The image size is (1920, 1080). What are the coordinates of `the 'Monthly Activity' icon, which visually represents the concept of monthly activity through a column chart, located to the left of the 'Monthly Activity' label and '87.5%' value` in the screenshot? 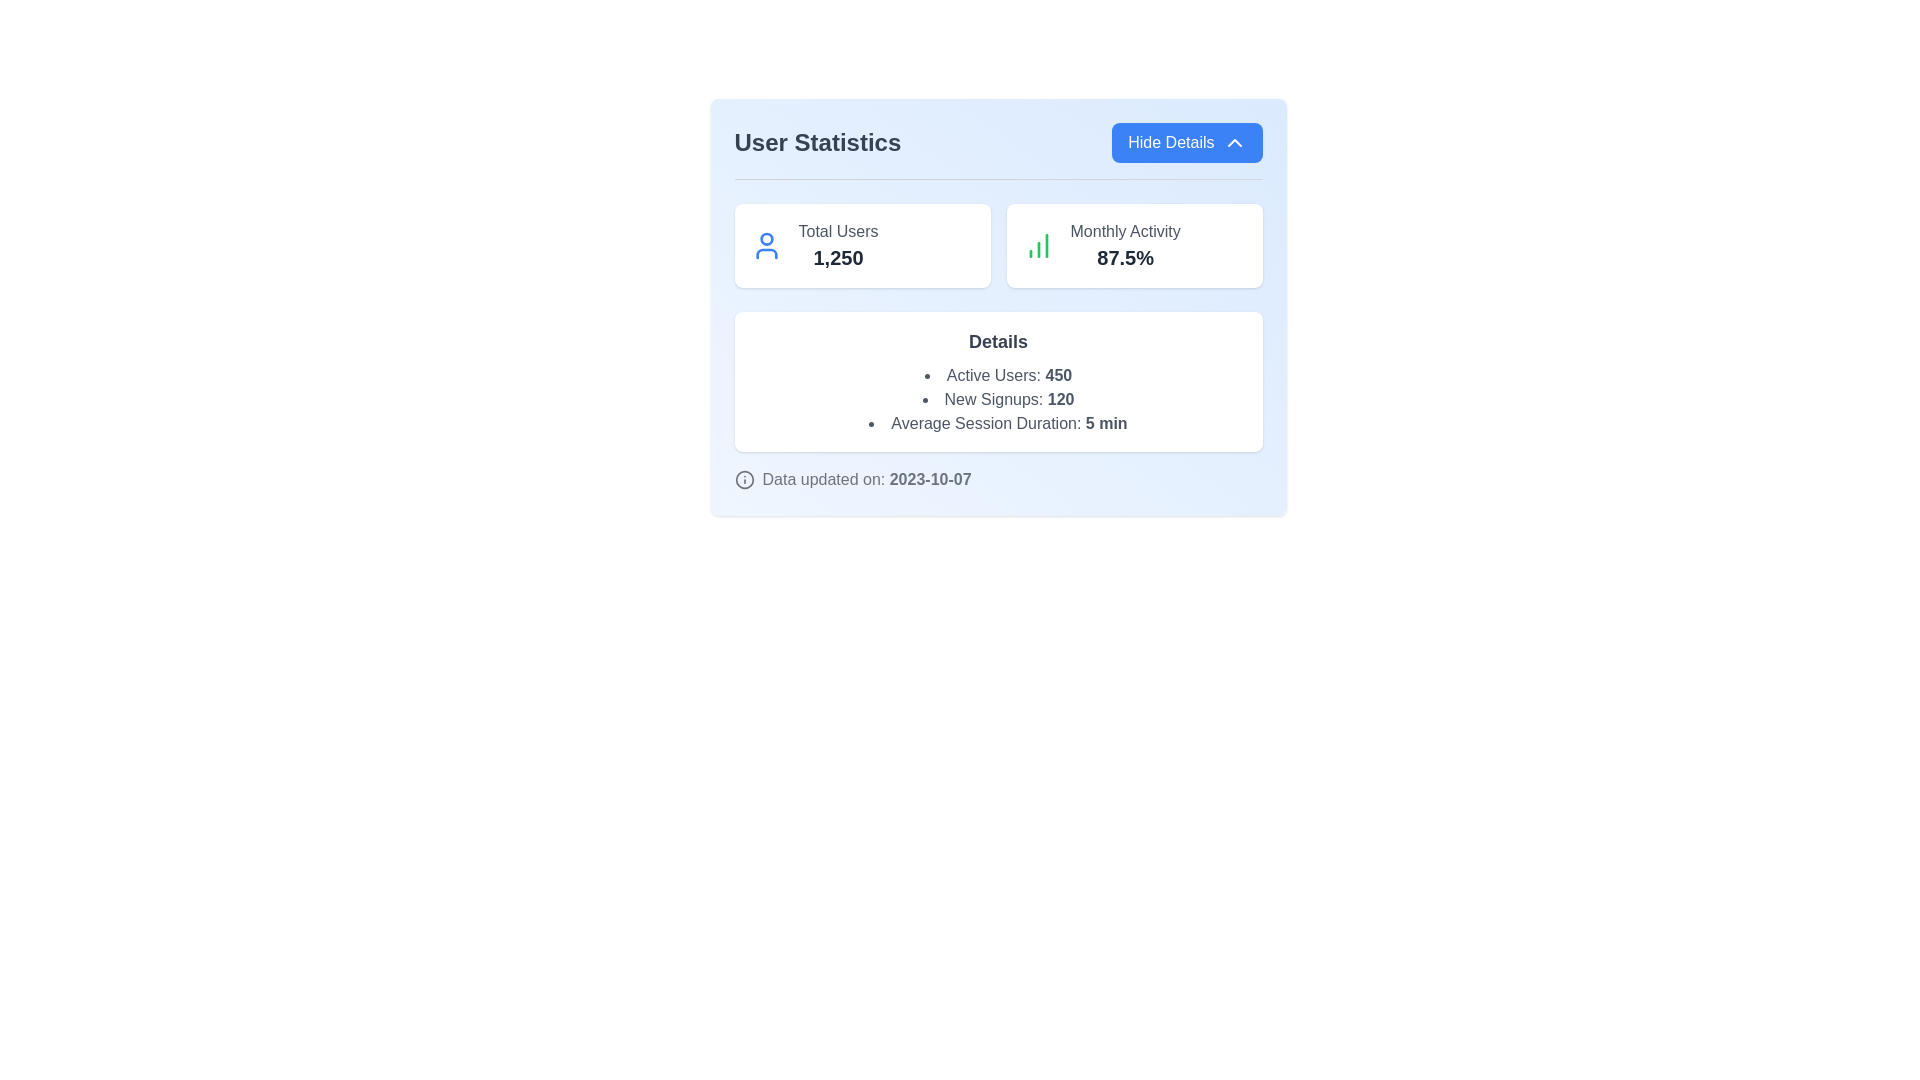 It's located at (1038, 245).